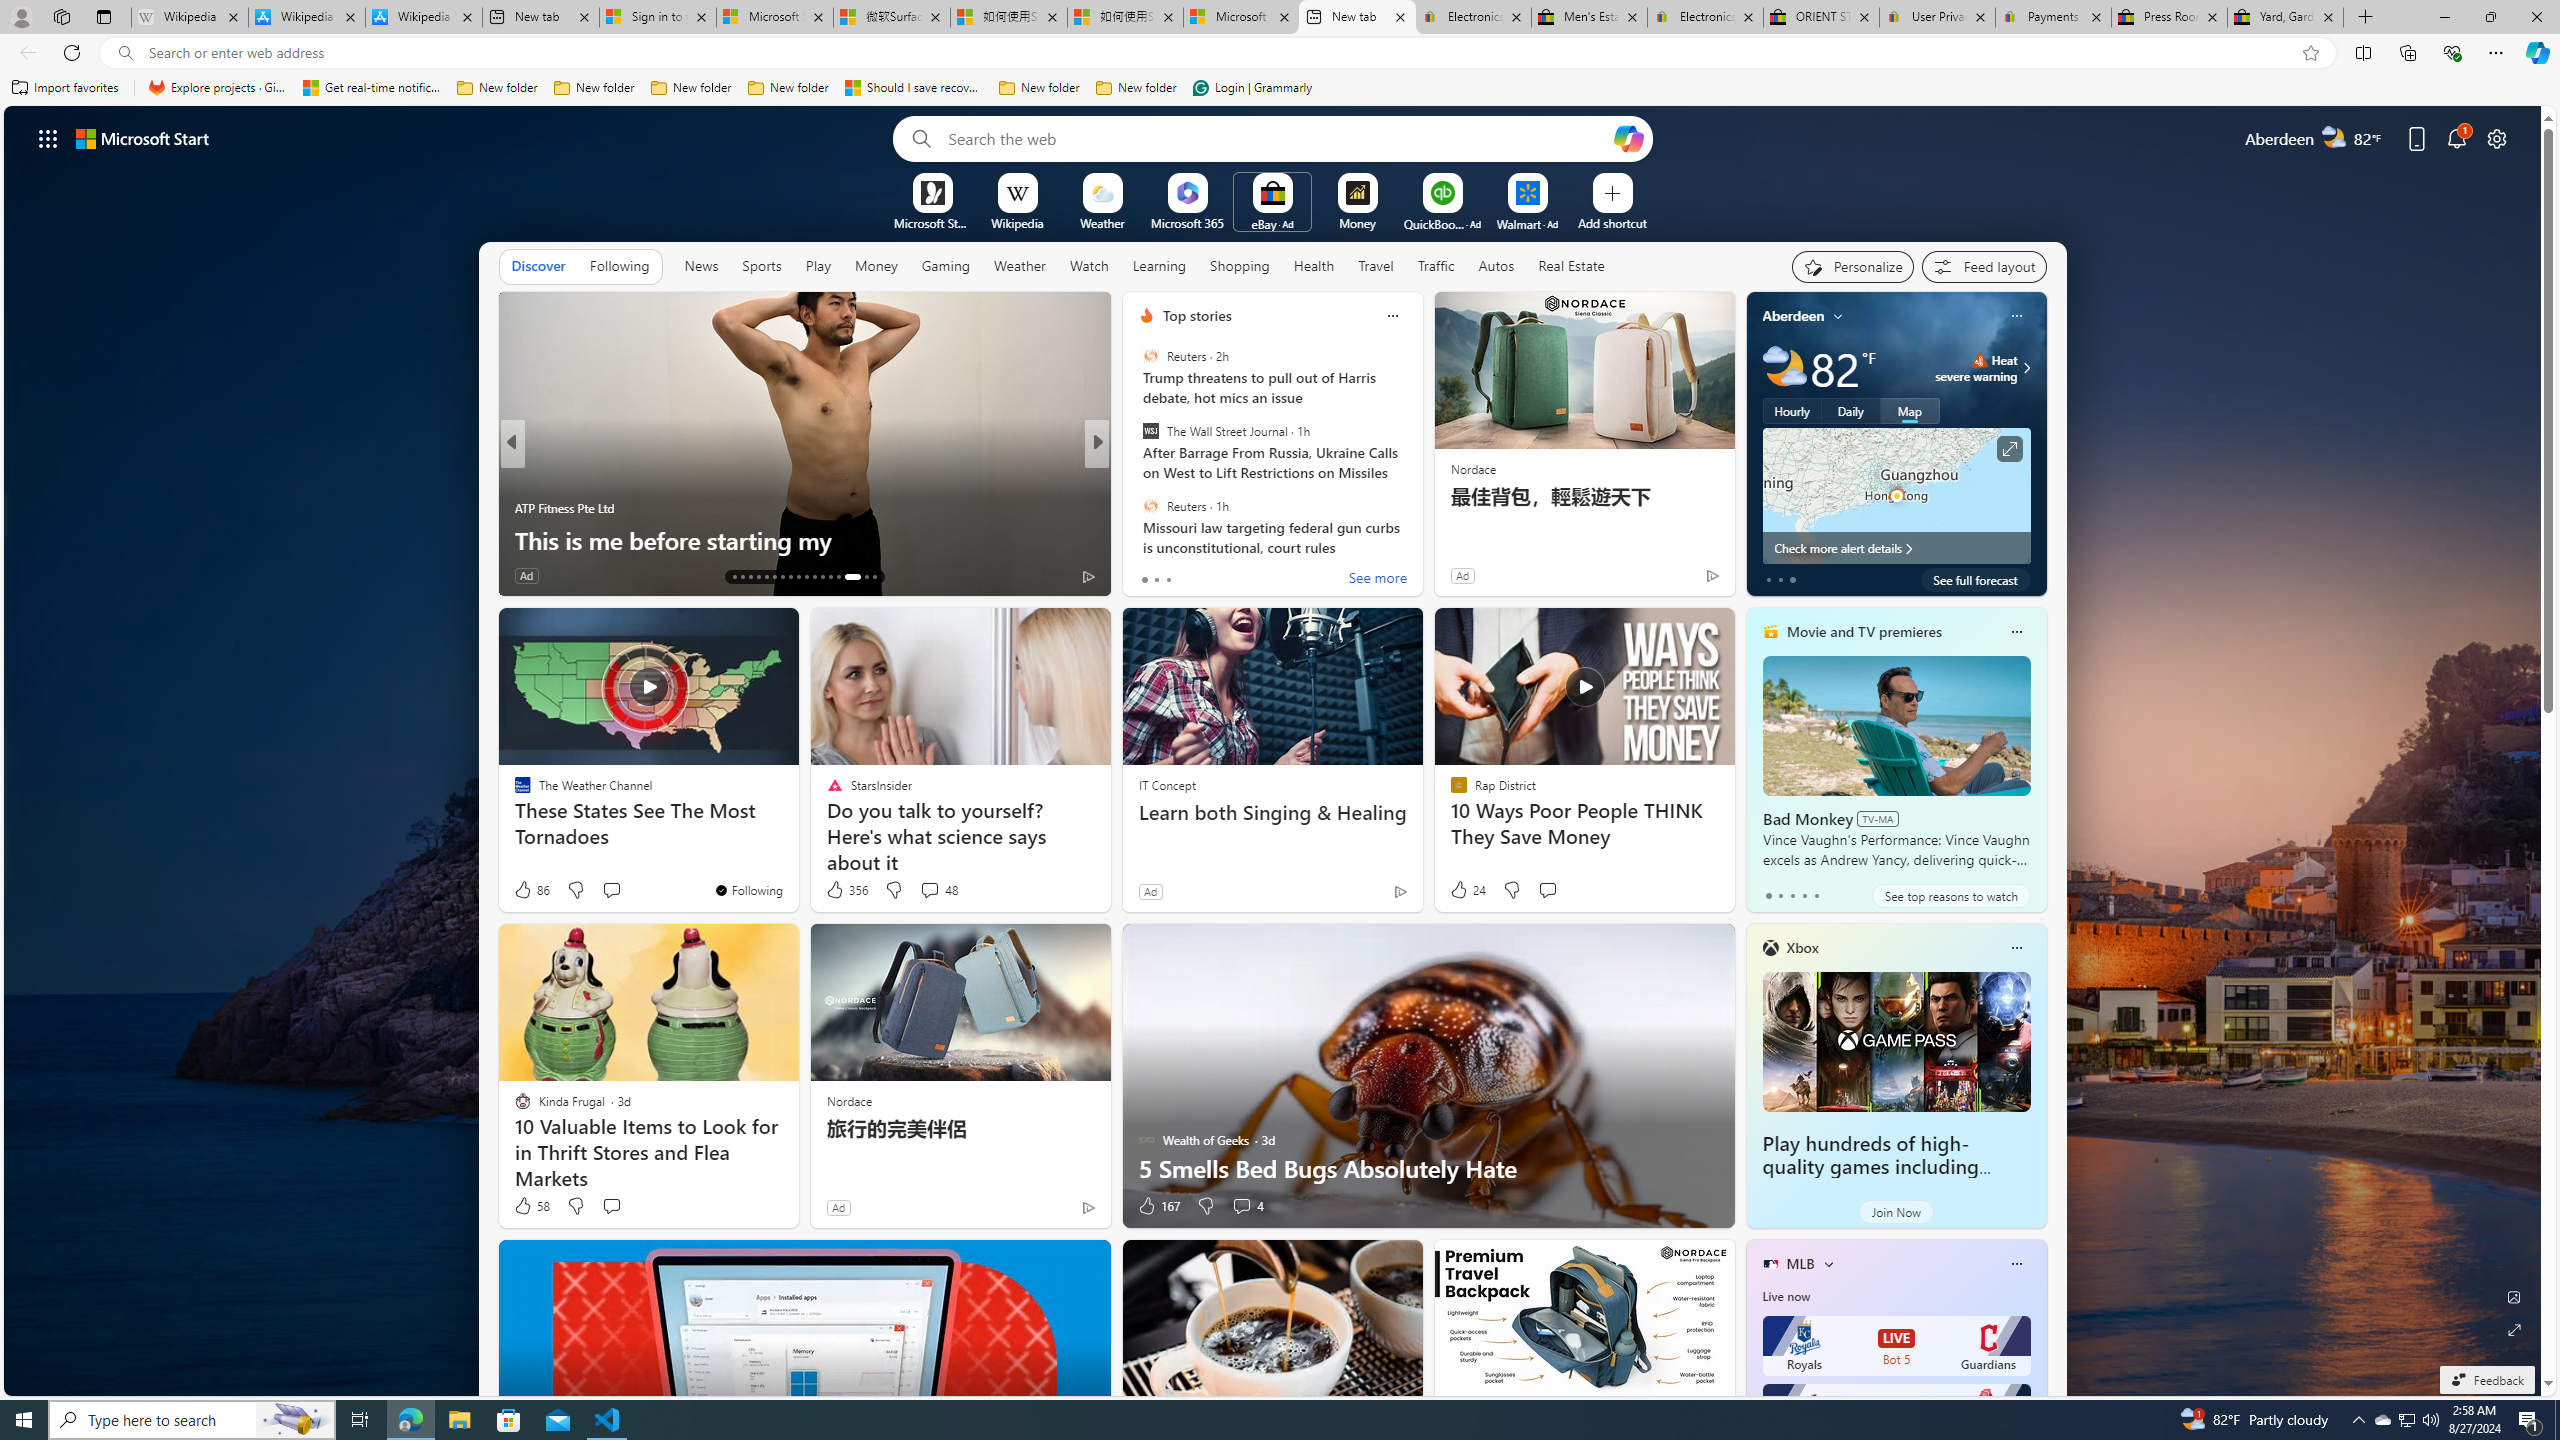  Describe the element at coordinates (1252, 87) in the screenshot. I see `'Login | Grammarly'` at that location.